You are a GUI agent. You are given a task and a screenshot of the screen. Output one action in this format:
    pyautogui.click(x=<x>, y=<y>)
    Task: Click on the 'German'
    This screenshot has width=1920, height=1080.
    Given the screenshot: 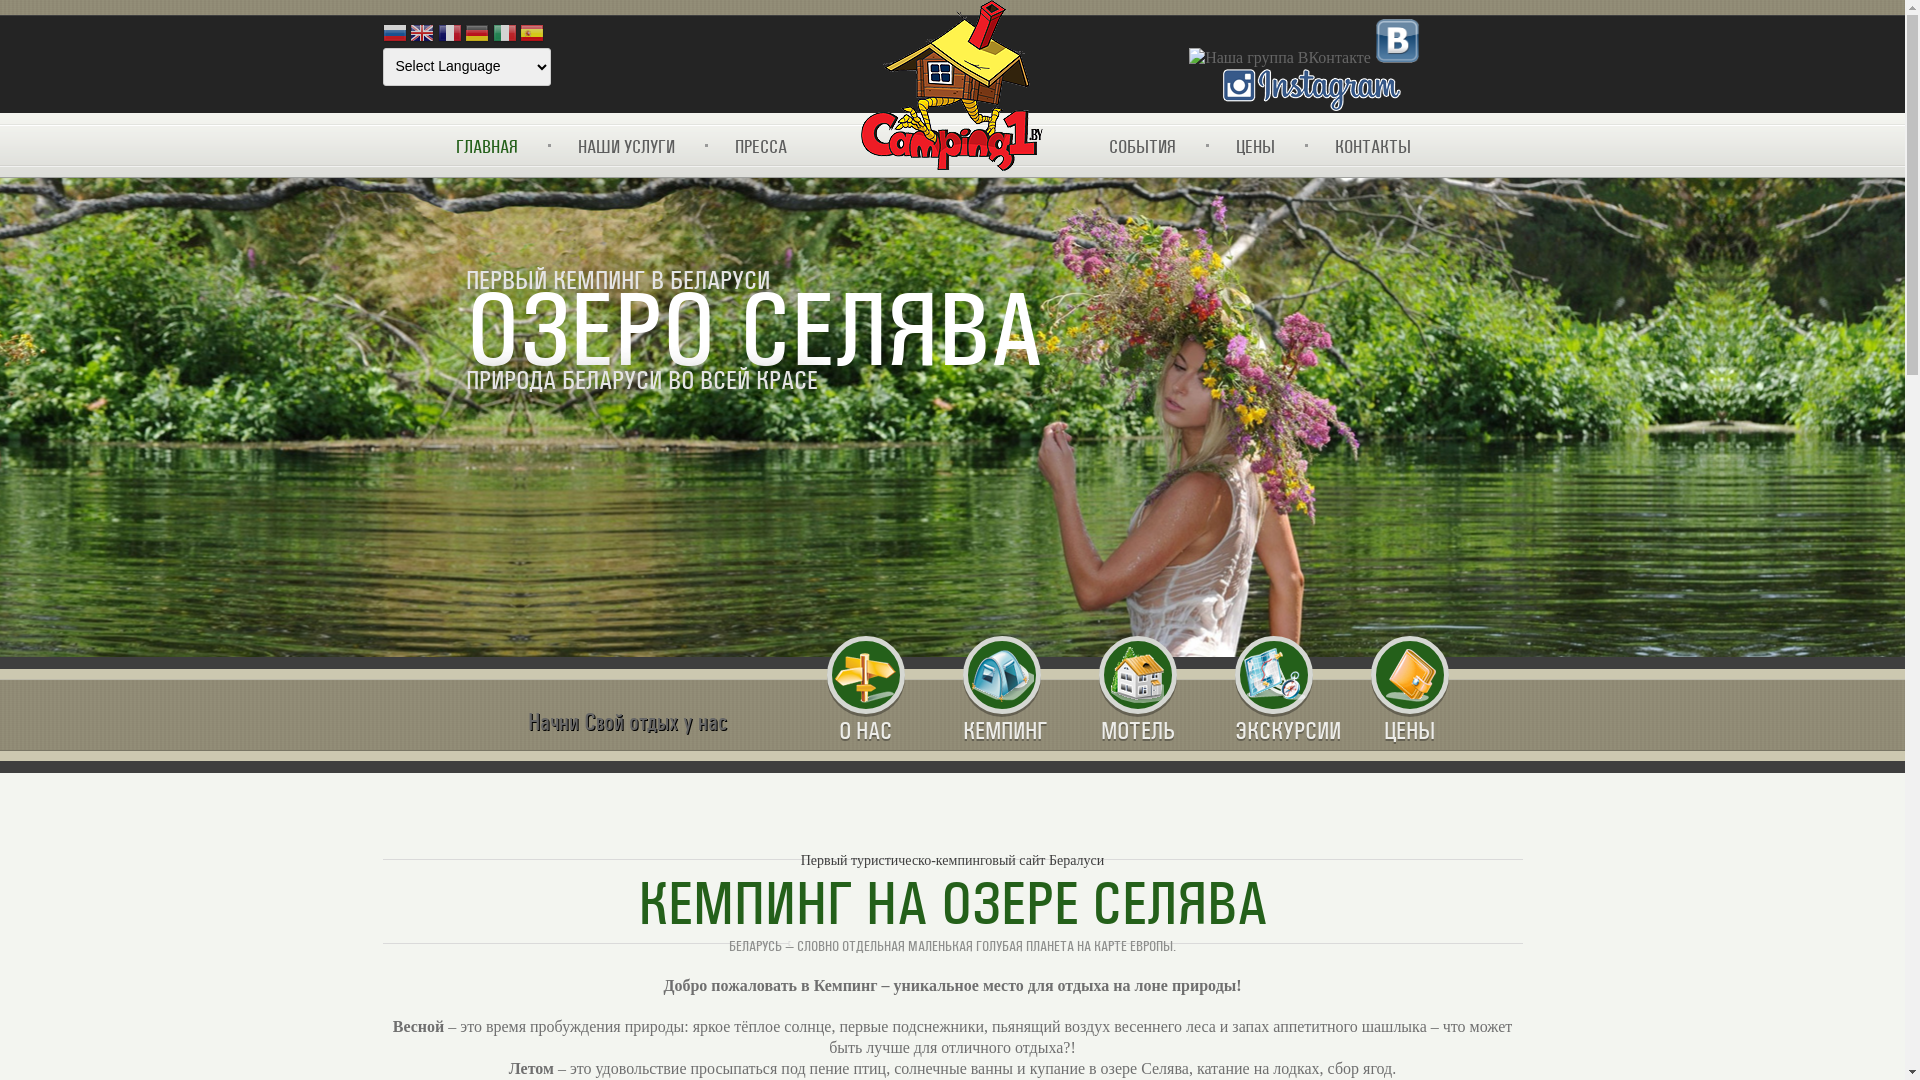 What is the action you would take?
    pyautogui.click(x=475, y=34)
    